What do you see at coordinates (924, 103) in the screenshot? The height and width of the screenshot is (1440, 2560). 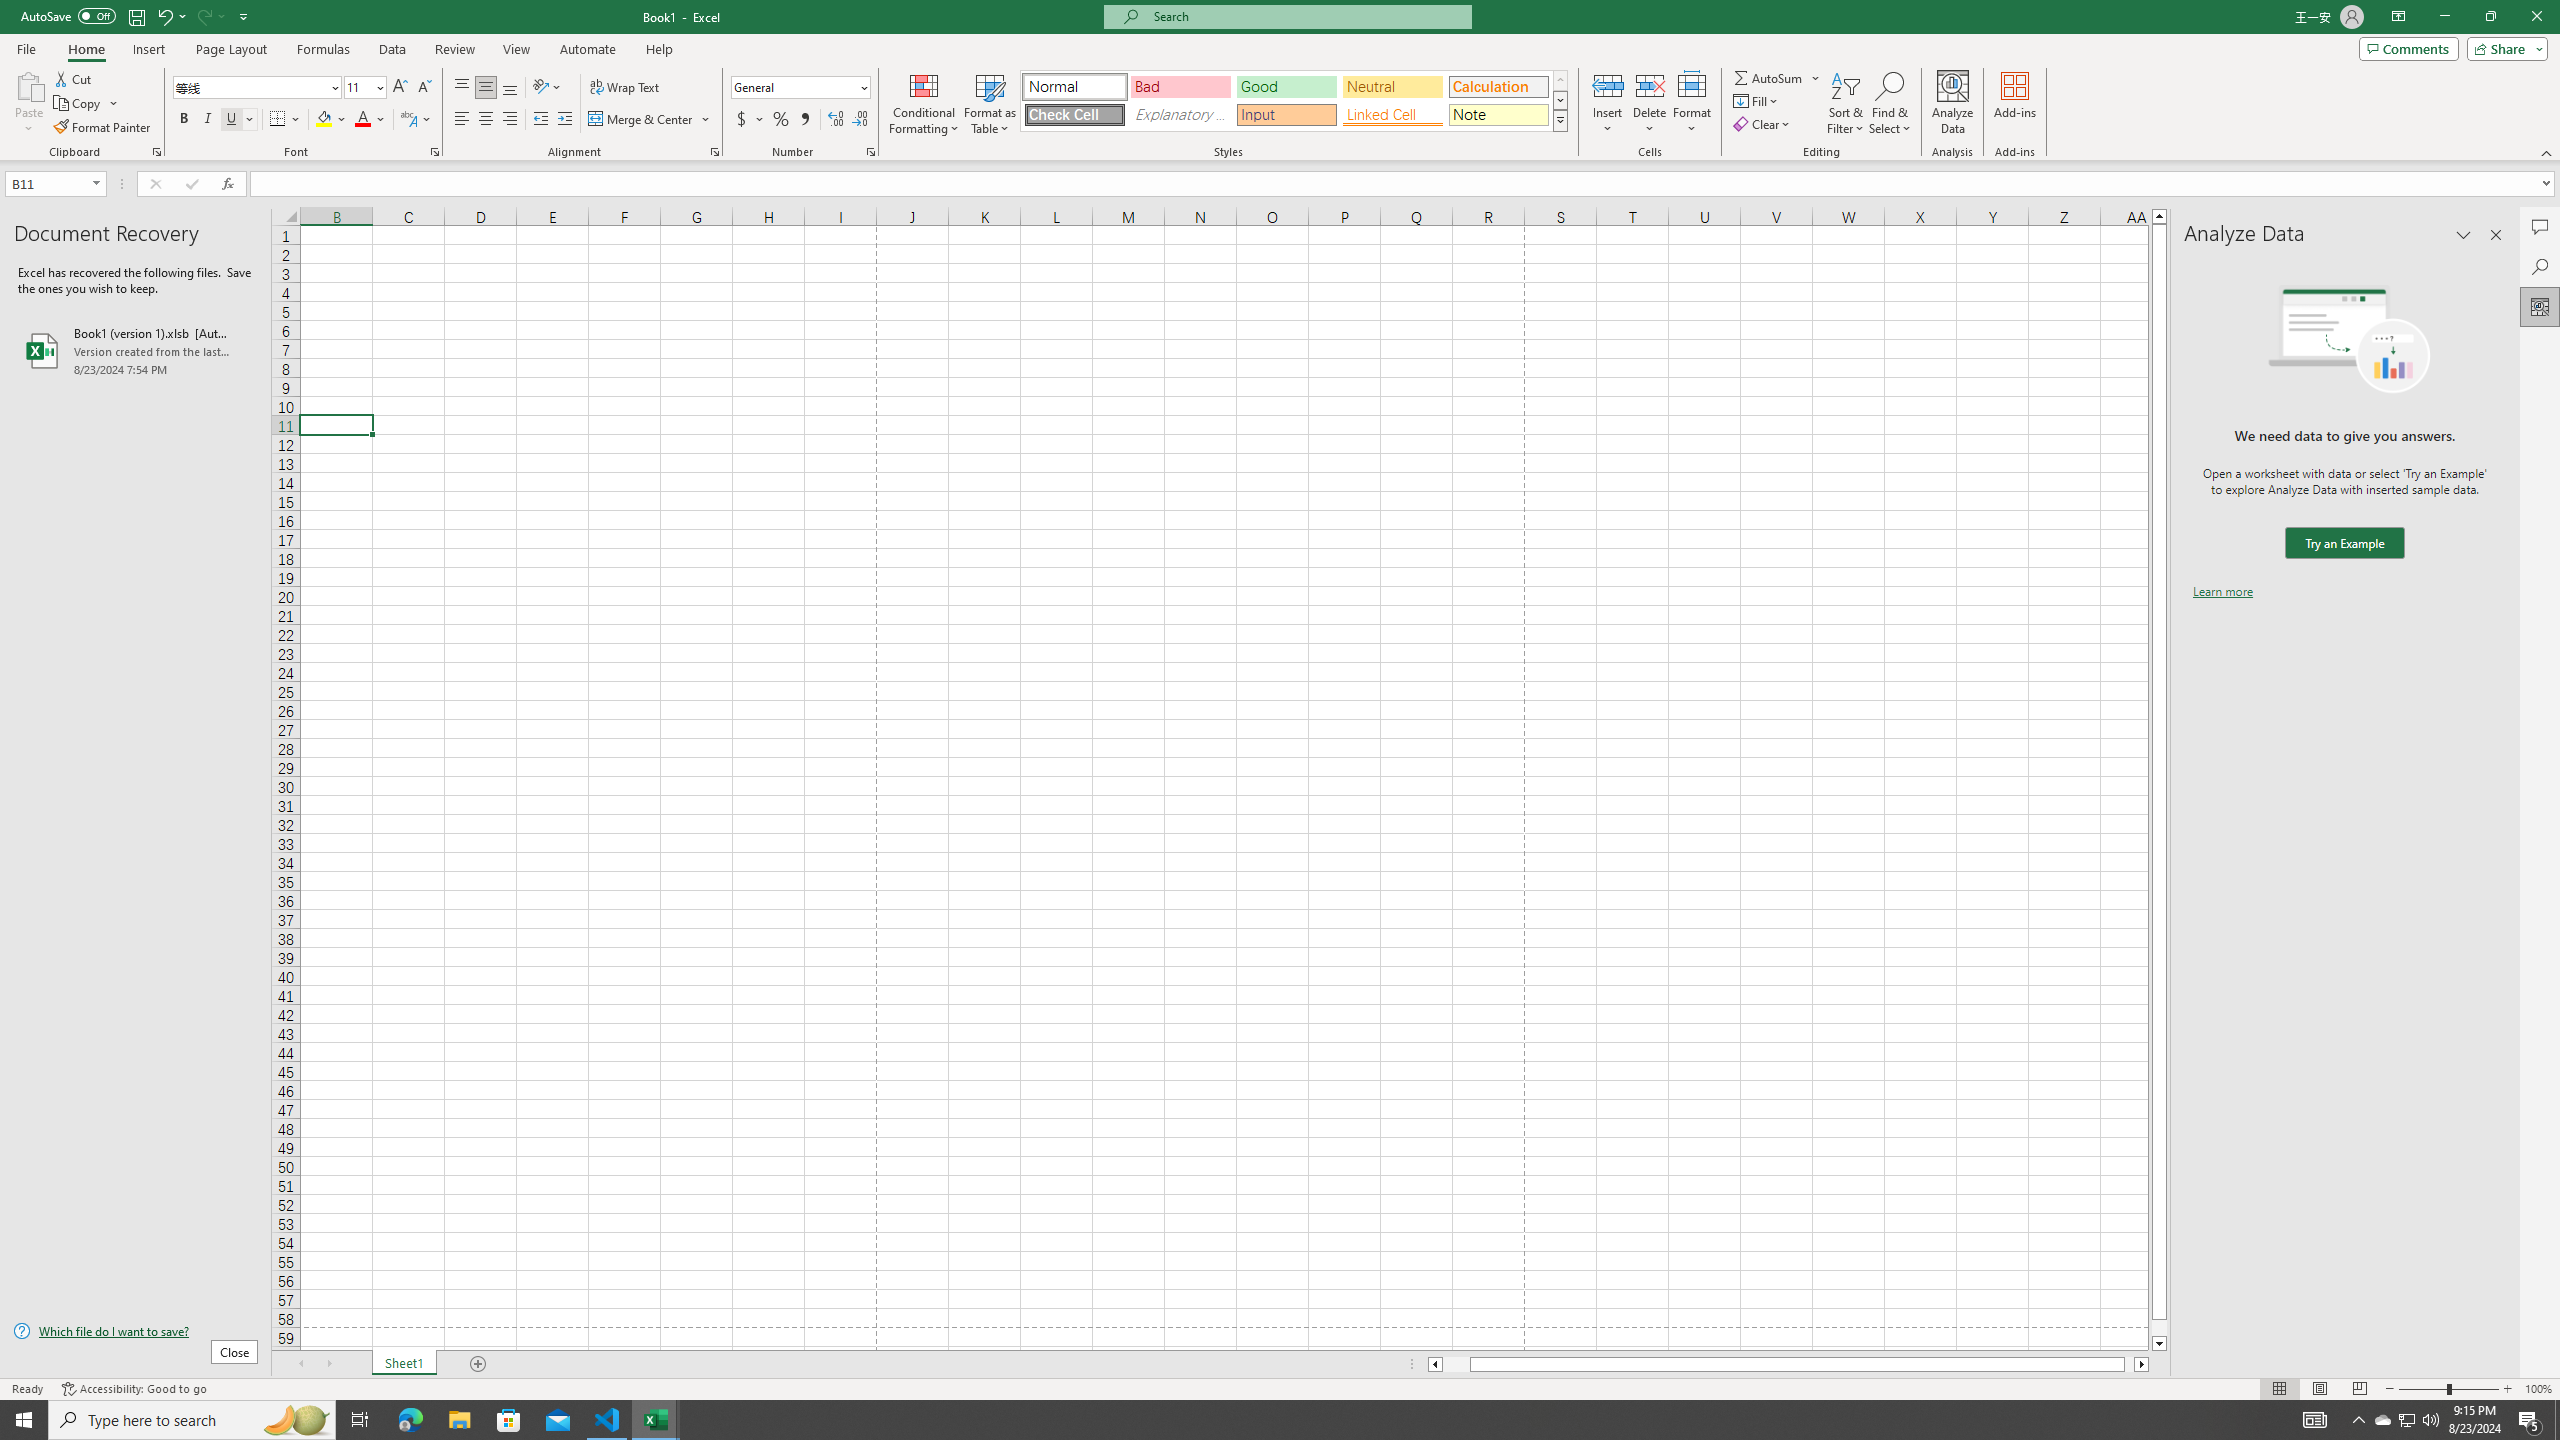 I see `'Conditional Formatting'` at bounding box center [924, 103].